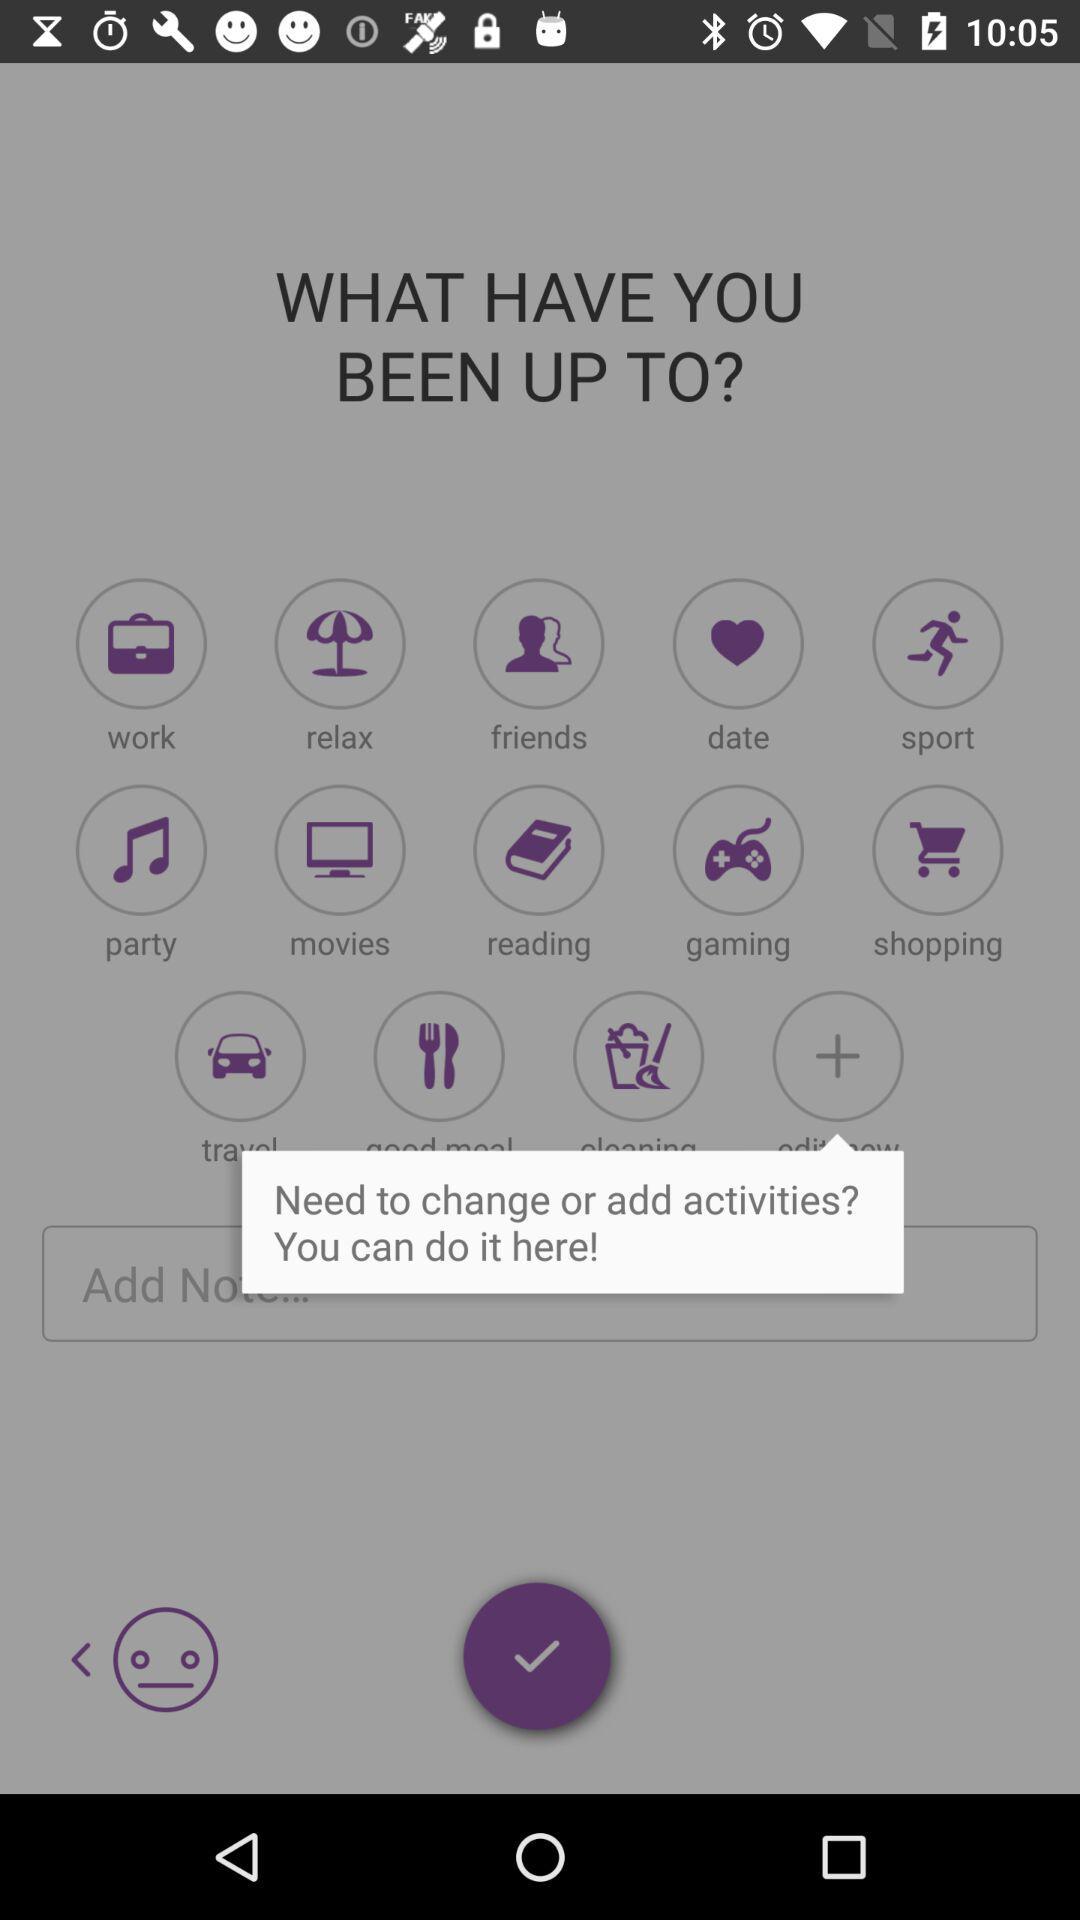  I want to click on tab to food toggle to restaurants, so click(438, 1055).